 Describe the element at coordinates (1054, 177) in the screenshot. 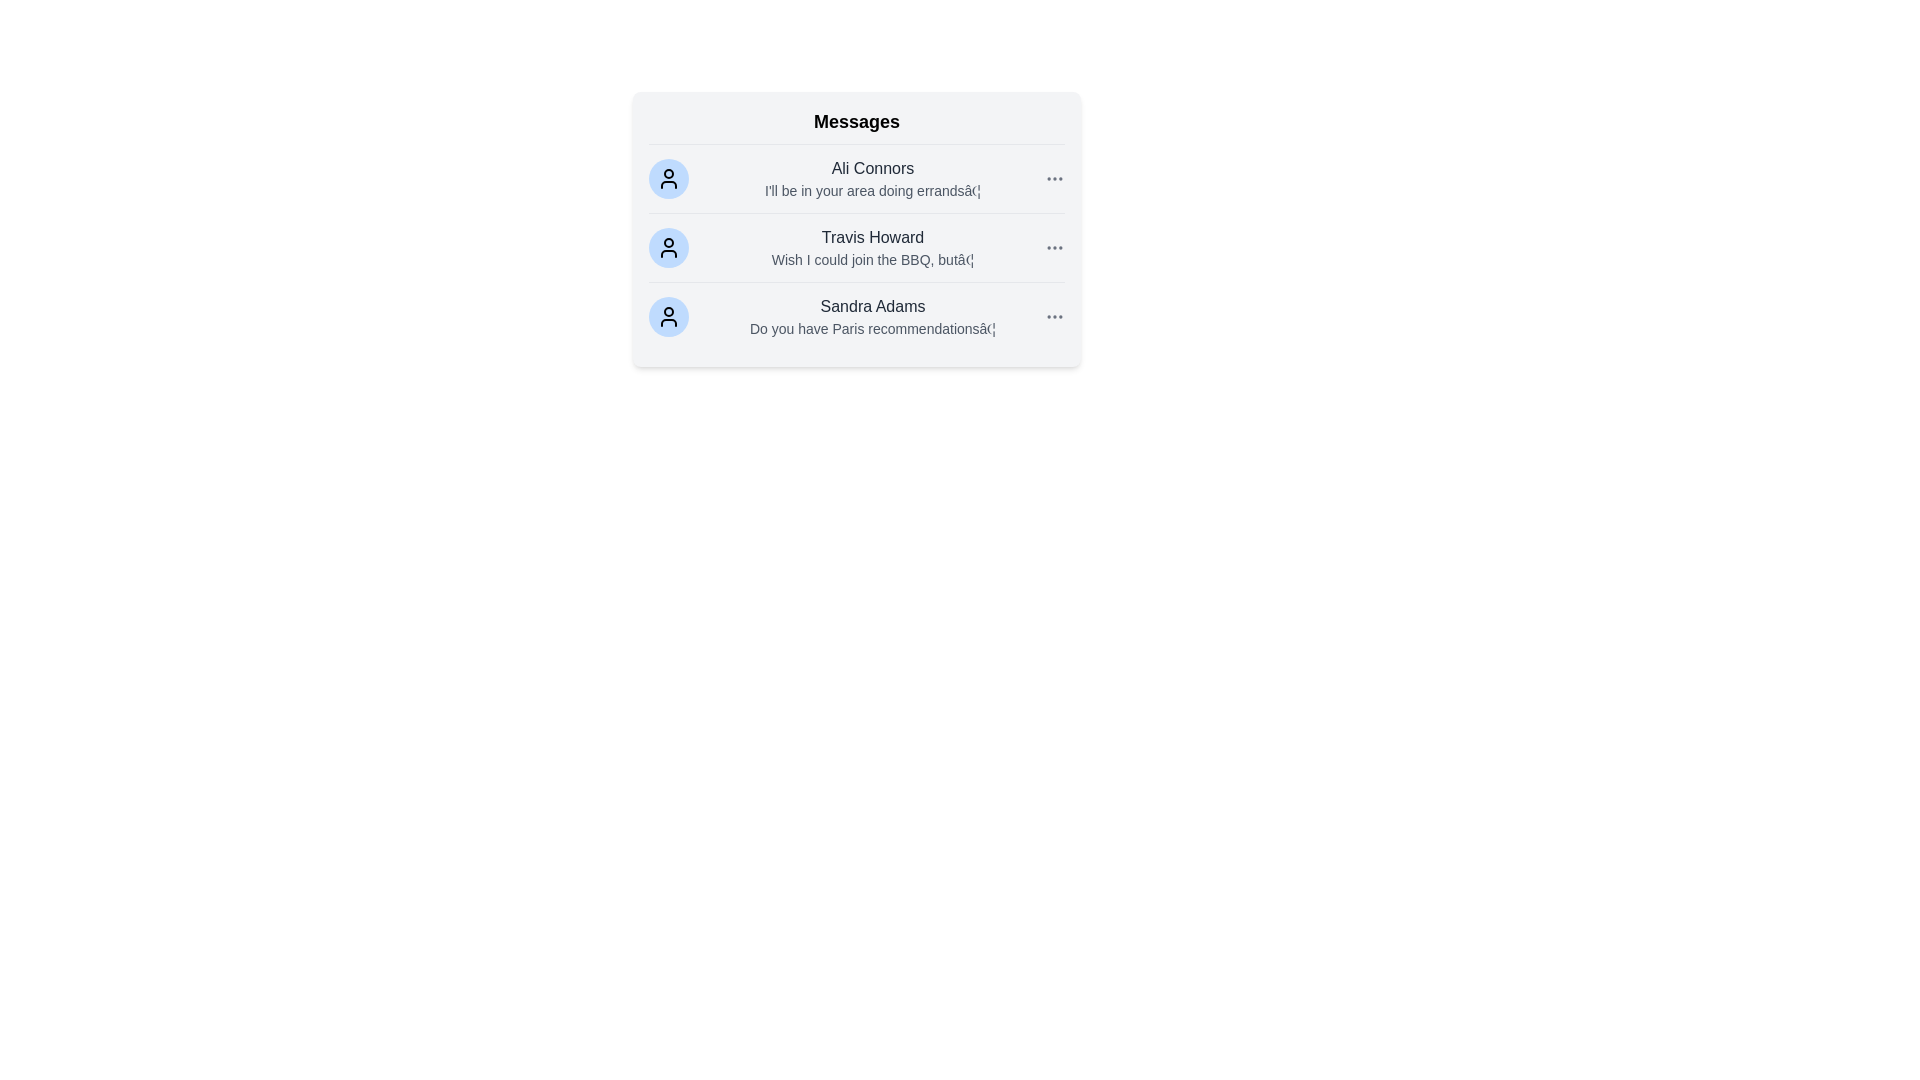

I see `the ellipsis icon, consisting of three horizontally-aligned gray dots, located to the right of the contact 'Ali Connors' and their message preview` at that location.